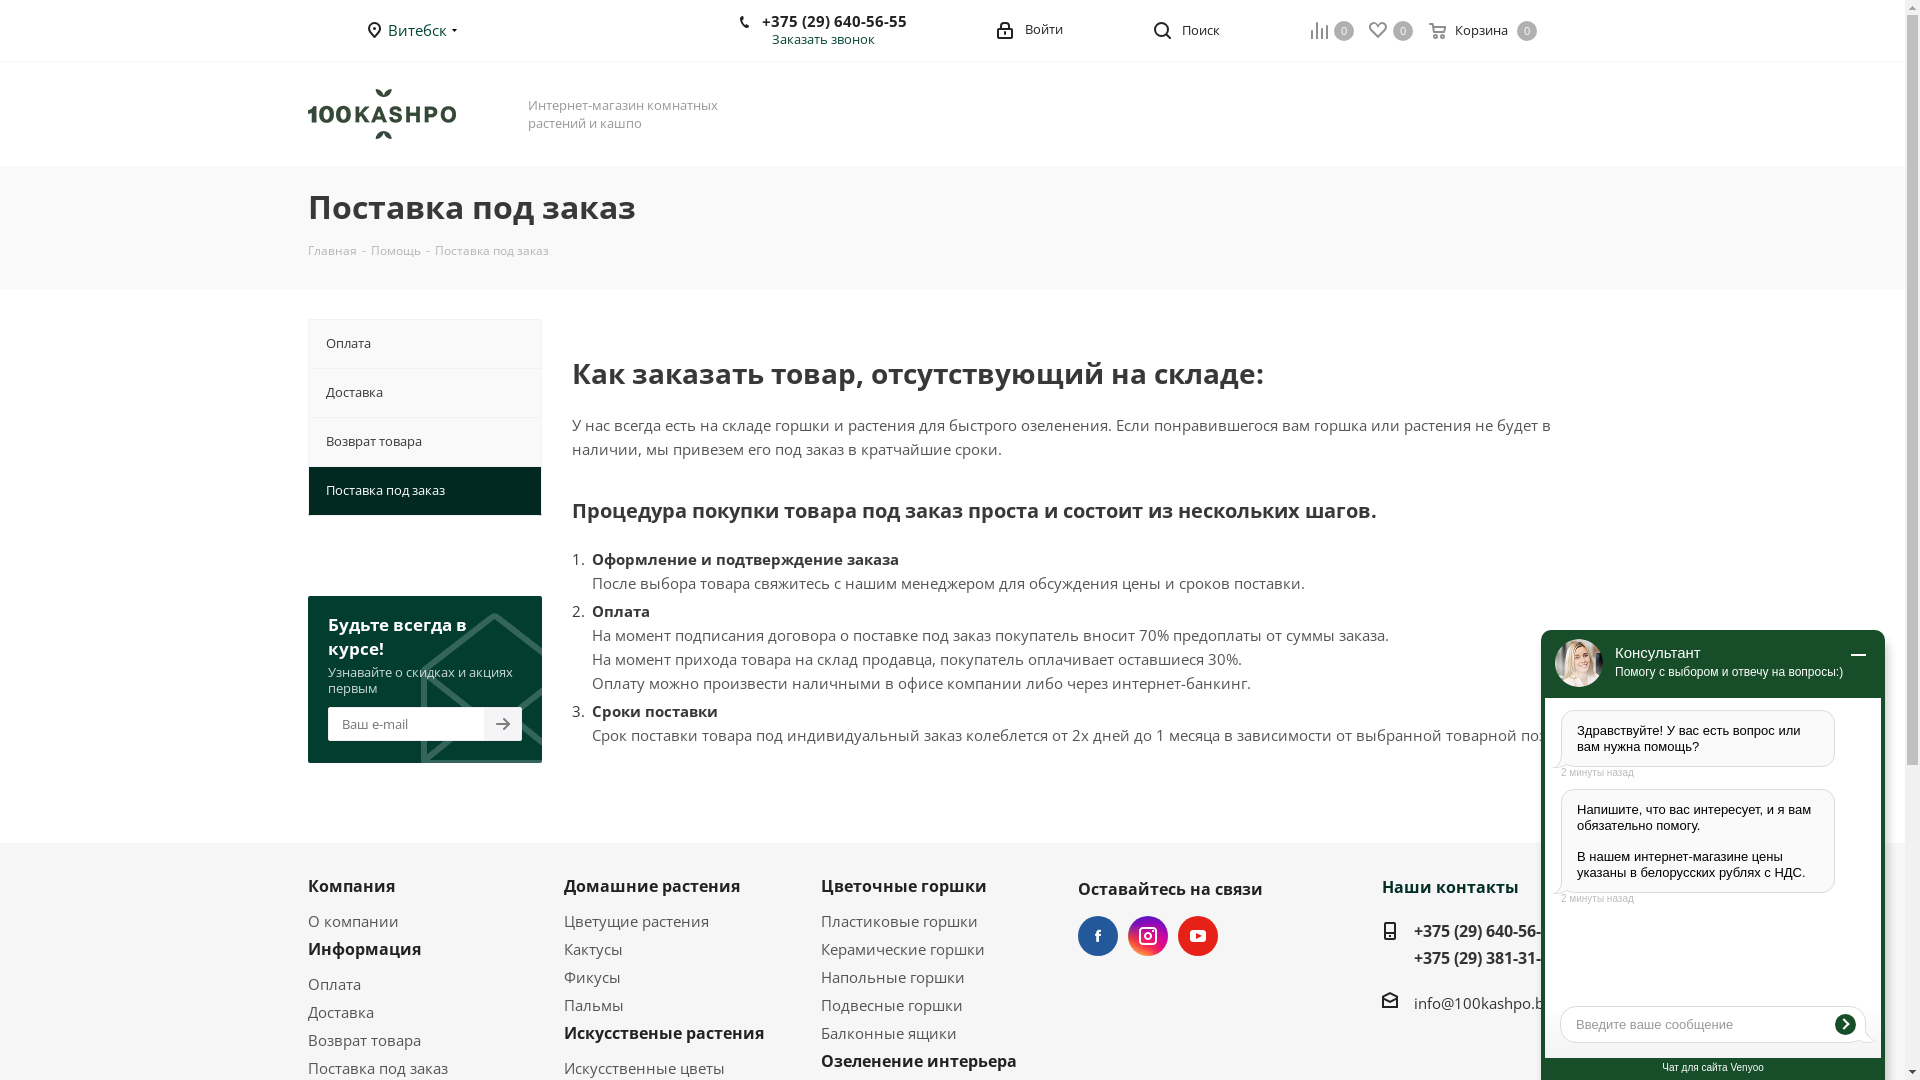  What do you see at coordinates (1489, 956) in the screenshot?
I see `'+375 (29) 381-31-49'` at bounding box center [1489, 956].